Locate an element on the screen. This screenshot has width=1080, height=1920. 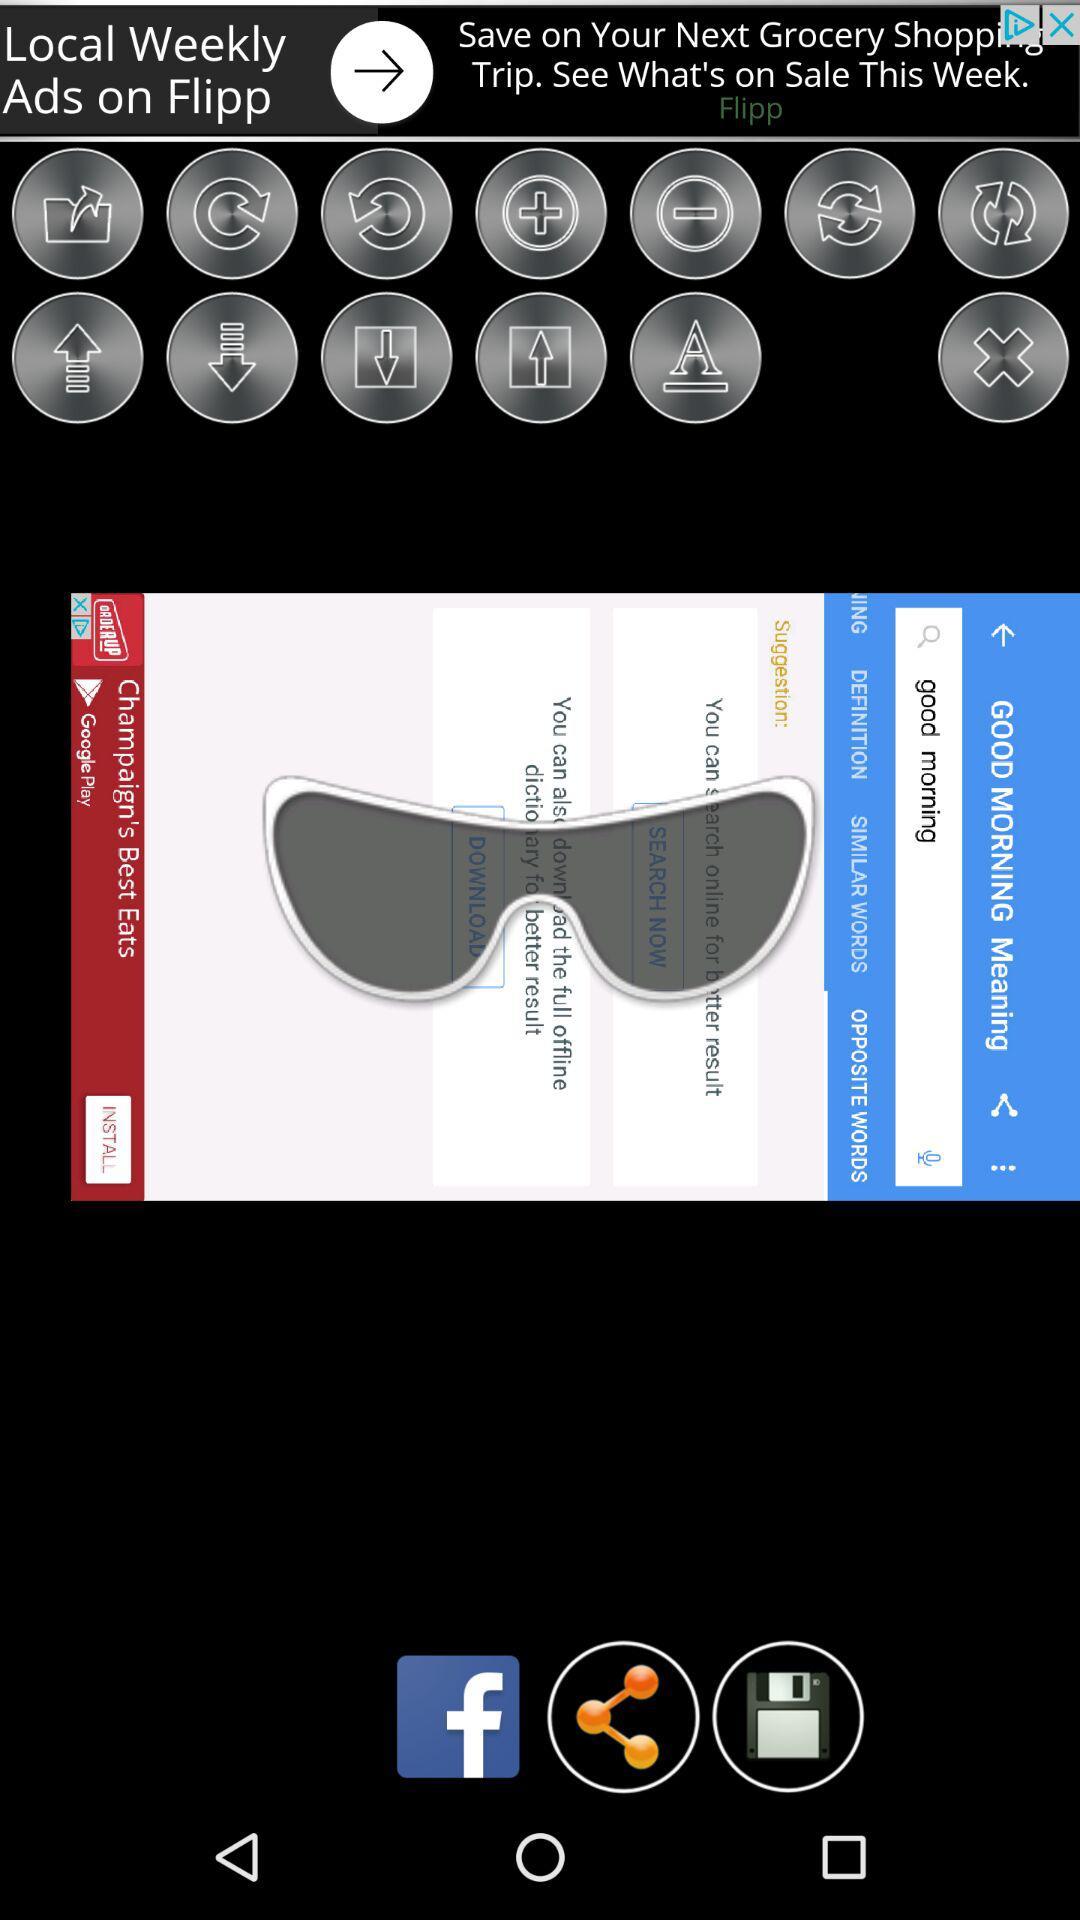
the save icon is located at coordinates (786, 1836).